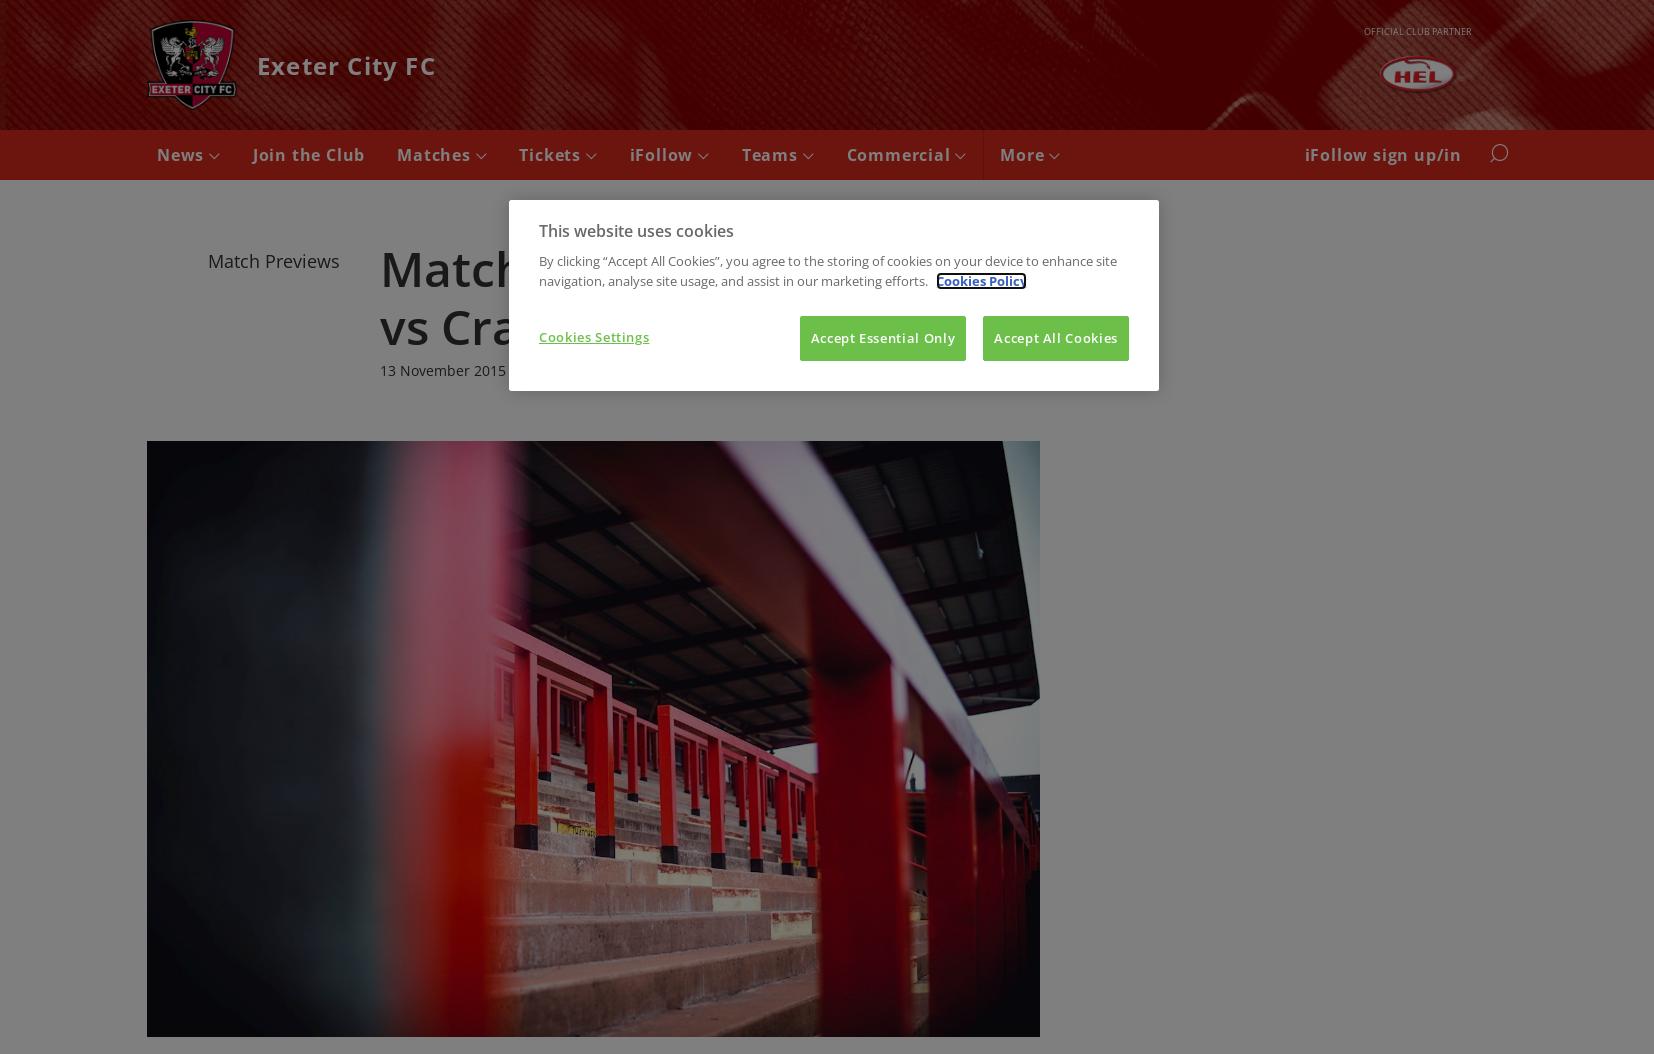 This screenshot has height=1054, width=1654. Describe the element at coordinates (771, 155) in the screenshot. I see `'Teams'` at that location.